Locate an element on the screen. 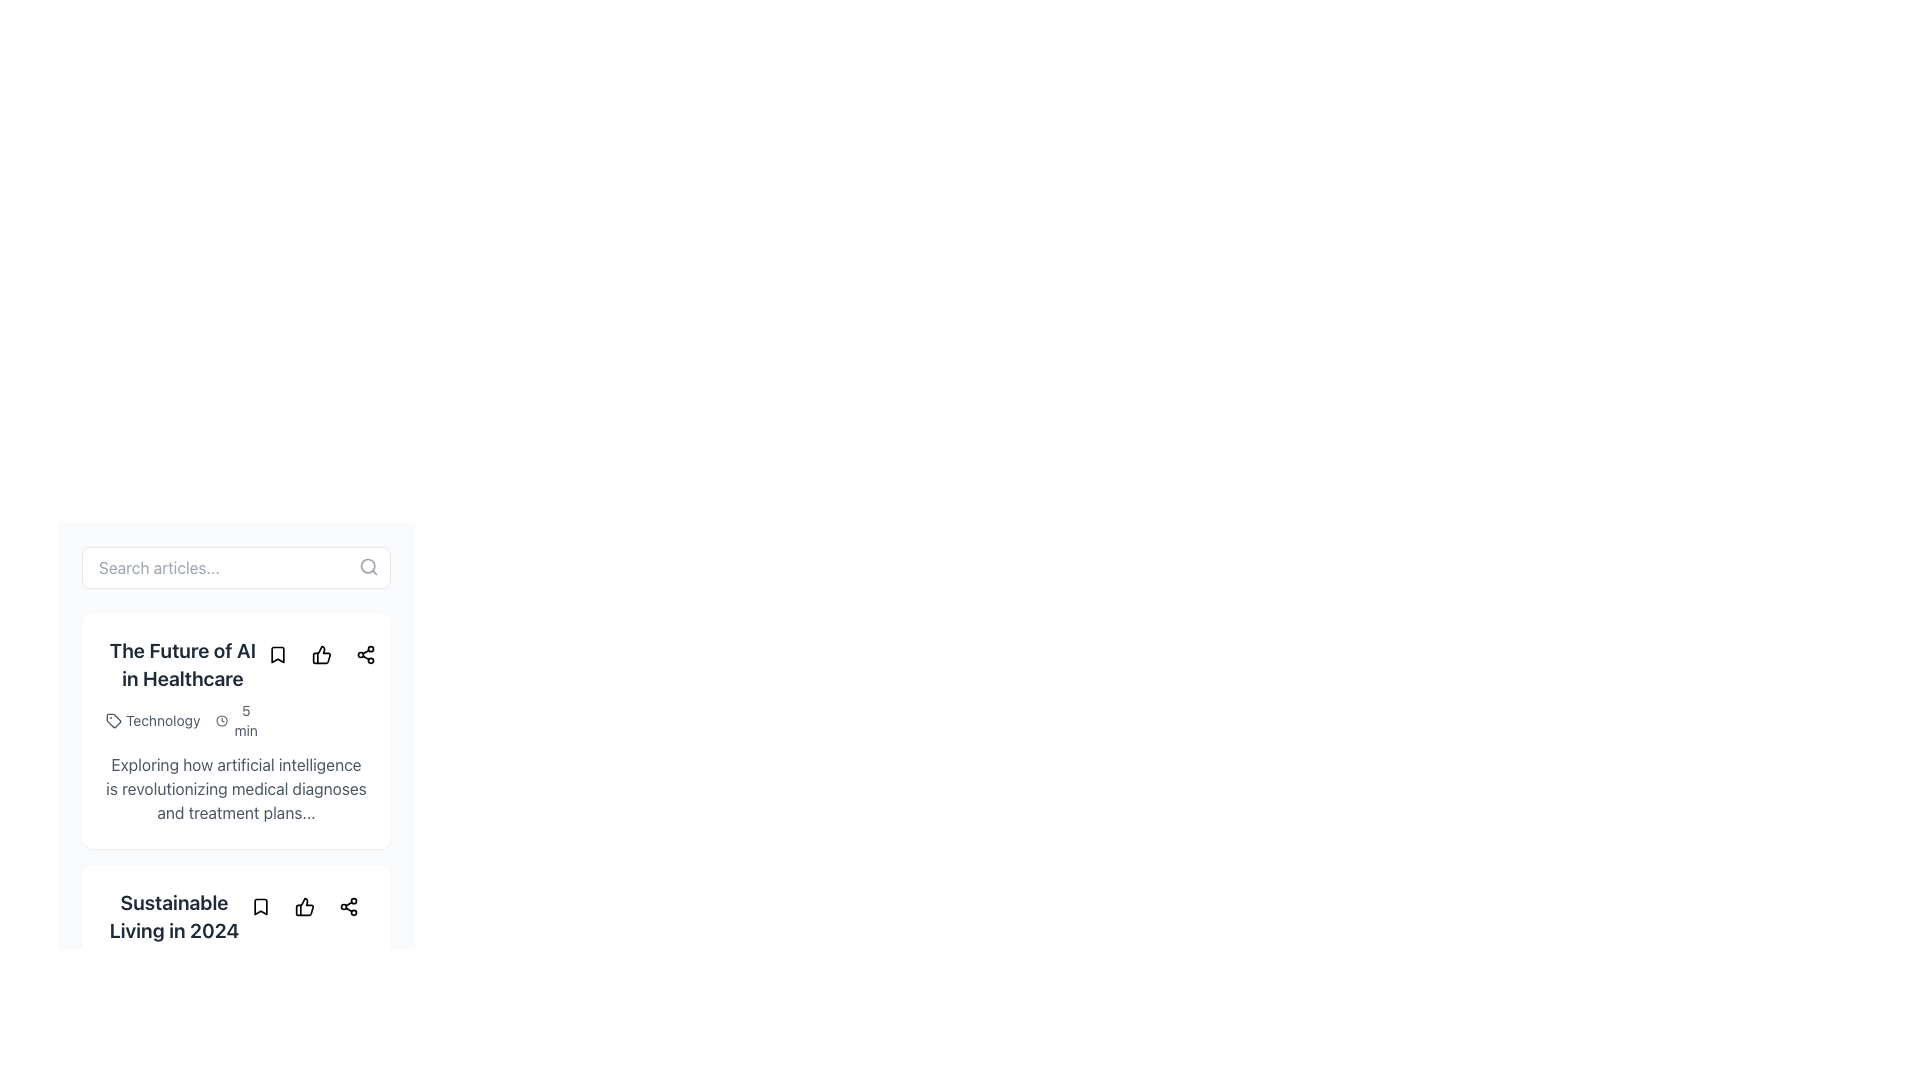  the thumbs-up icon, which is a minimalistic line art representation located centrally in a row of three icons below the title 'Sustainable Living in 2024' is located at coordinates (304, 906).